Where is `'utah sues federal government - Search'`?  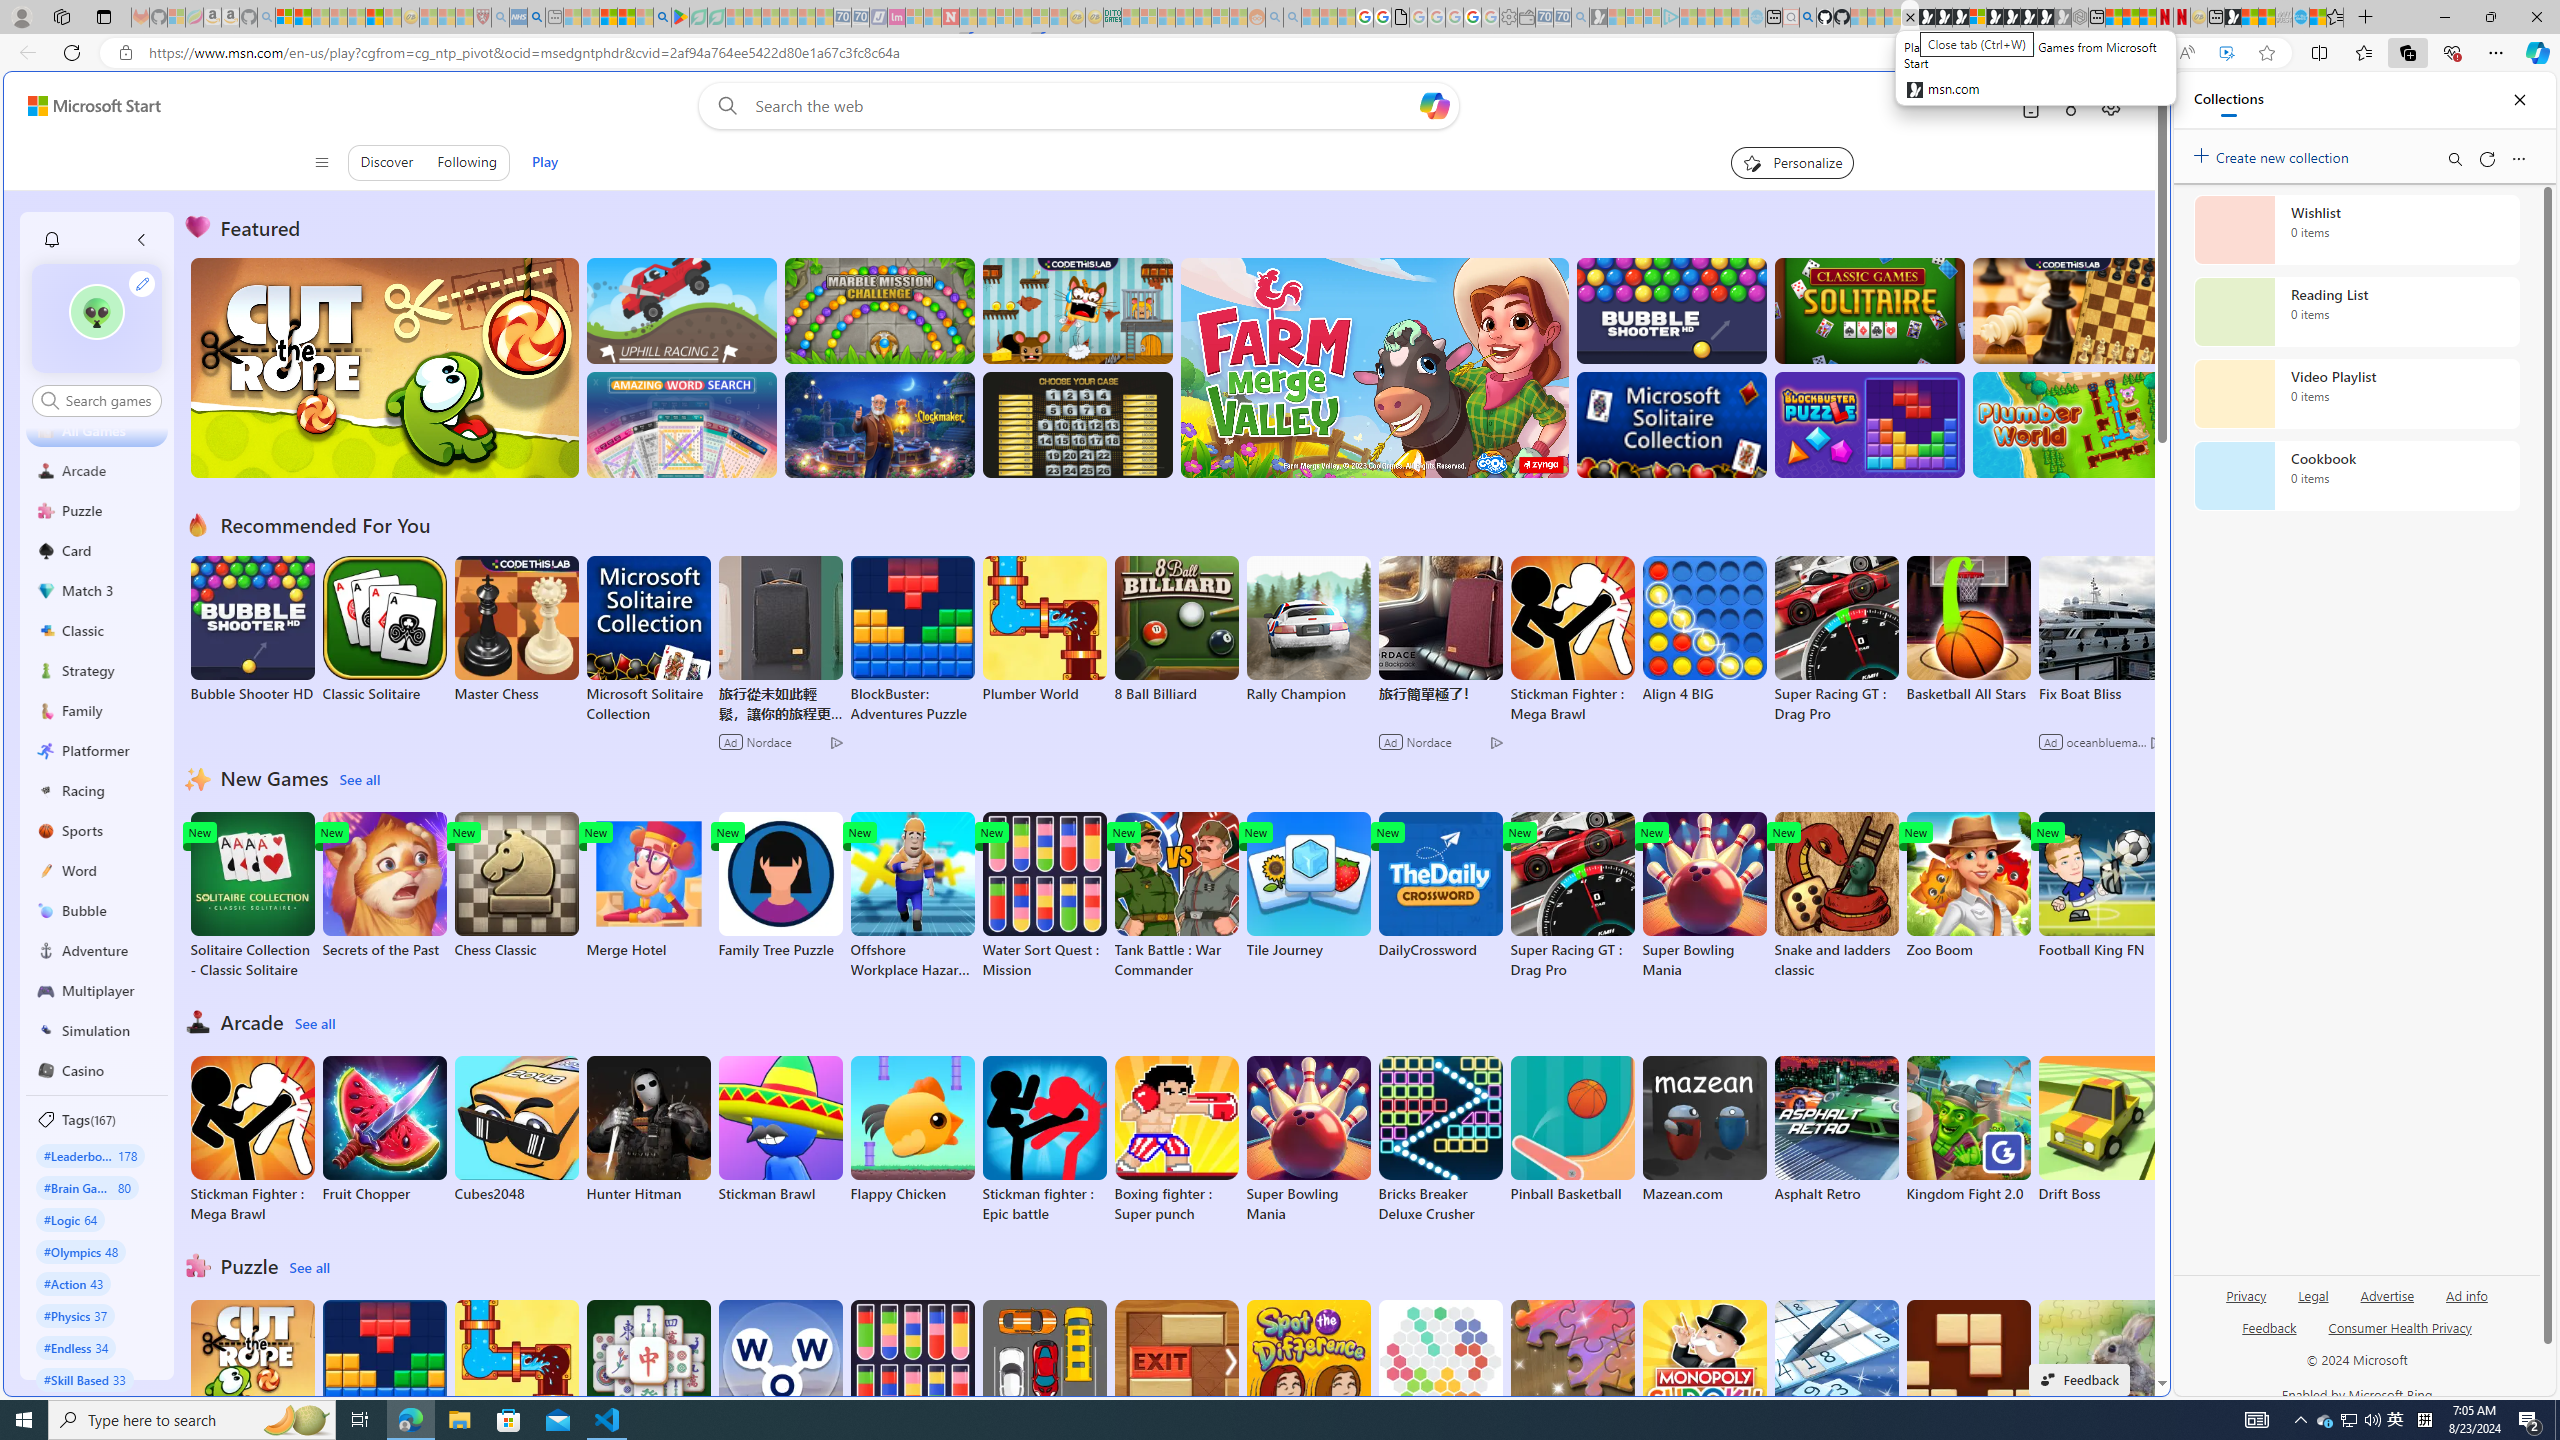
'utah sues federal government - Search' is located at coordinates (1622, 683).